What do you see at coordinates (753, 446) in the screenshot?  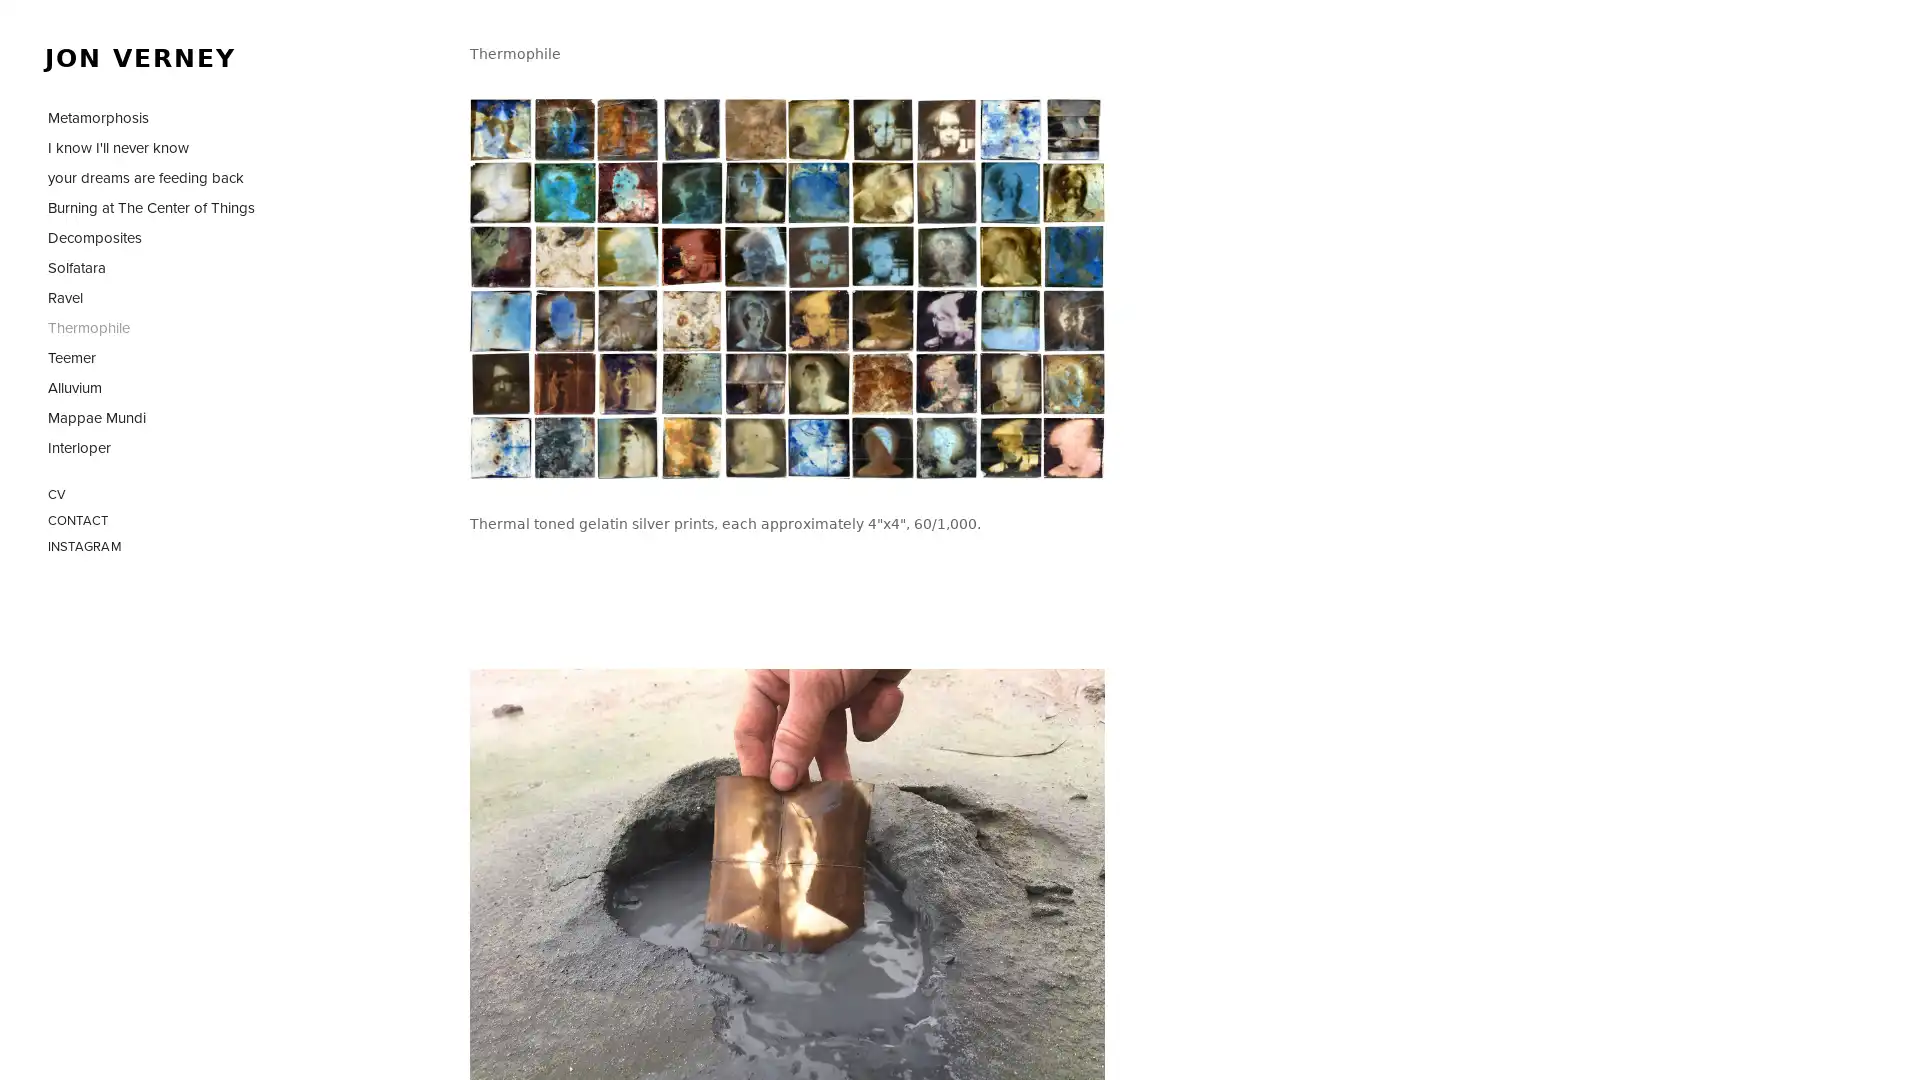 I see `View fullsize jon_verney_thermophile_58.jpg` at bounding box center [753, 446].